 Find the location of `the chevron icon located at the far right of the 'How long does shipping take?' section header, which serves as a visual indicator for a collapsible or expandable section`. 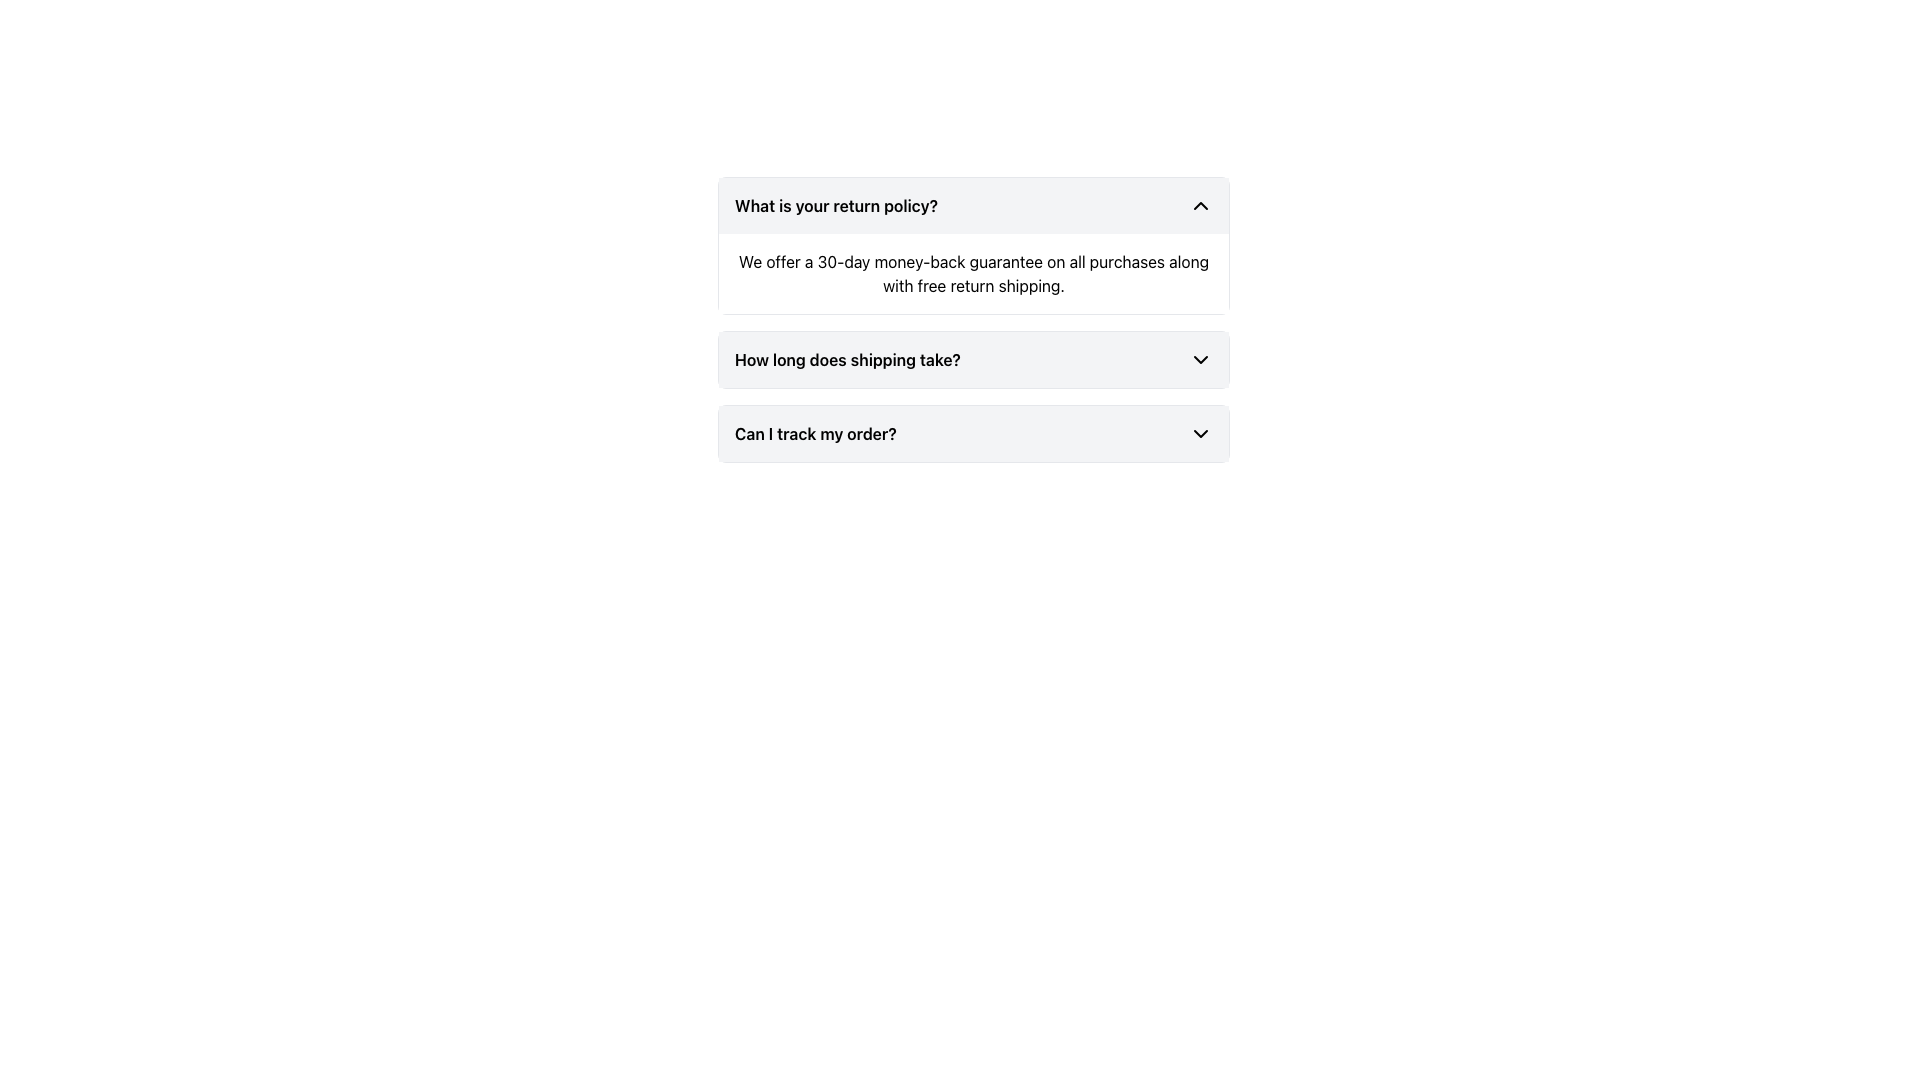

the chevron icon located at the far right of the 'How long does shipping take?' section header, which serves as a visual indicator for a collapsible or expandable section is located at coordinates (1200, 358).